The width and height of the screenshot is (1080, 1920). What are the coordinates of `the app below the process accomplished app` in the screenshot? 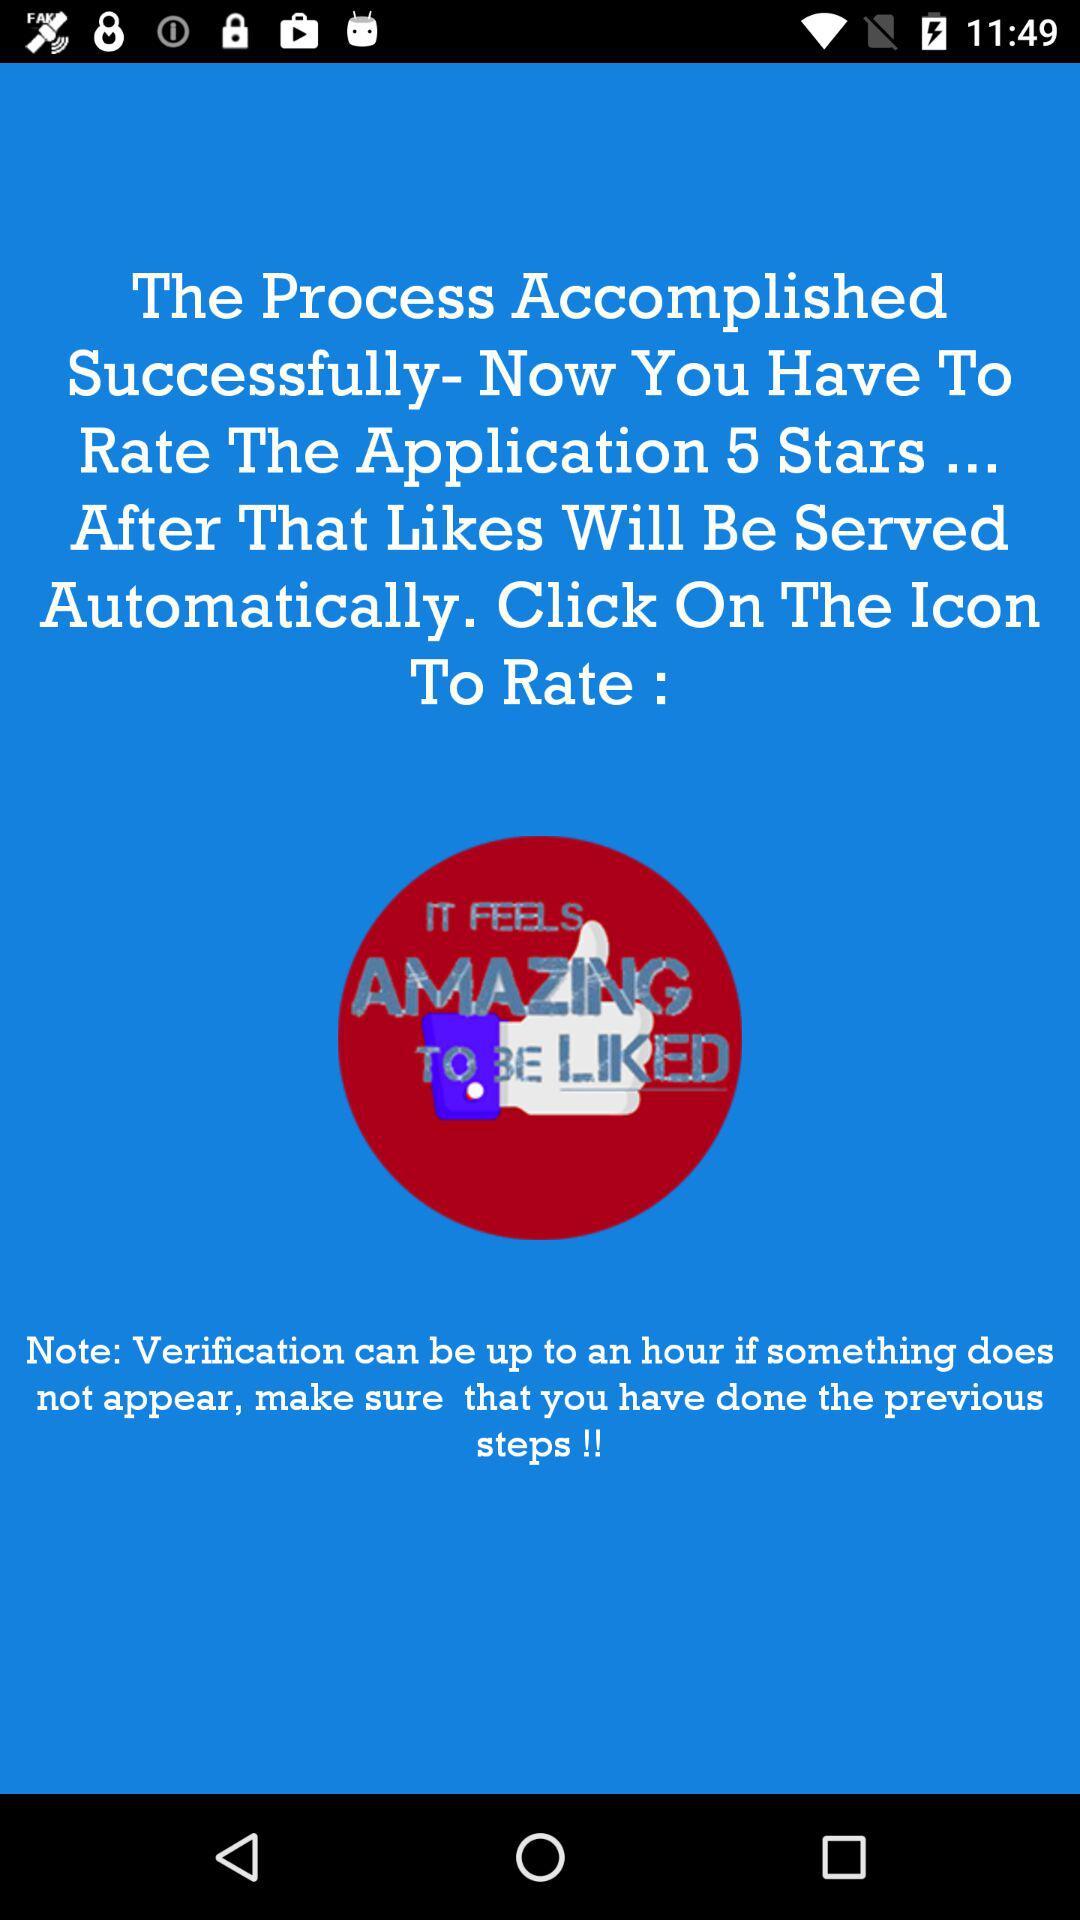 It's located at (540, 1038).